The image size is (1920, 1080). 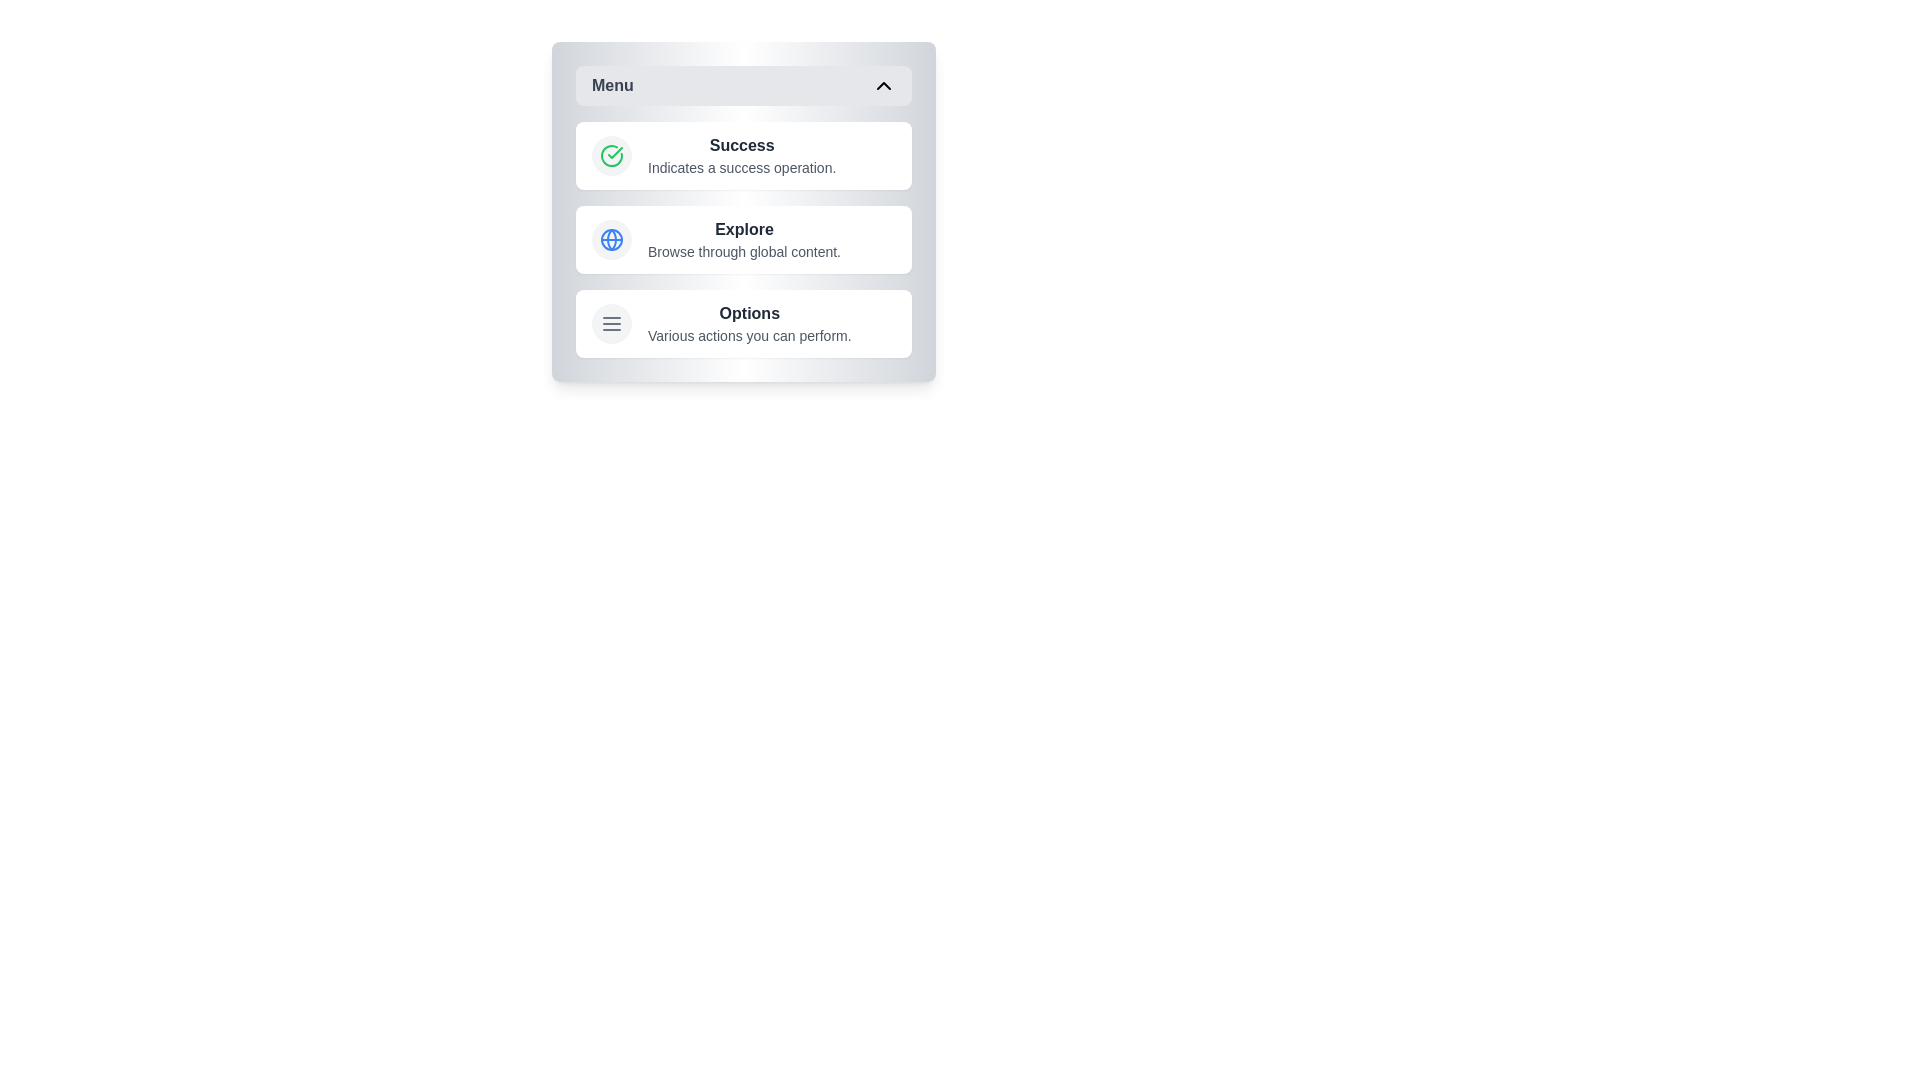 What do you see at coordinates (743, 323) in the screenshot?
I see `the menu item labeled Options` at bounding box center [743, 323].